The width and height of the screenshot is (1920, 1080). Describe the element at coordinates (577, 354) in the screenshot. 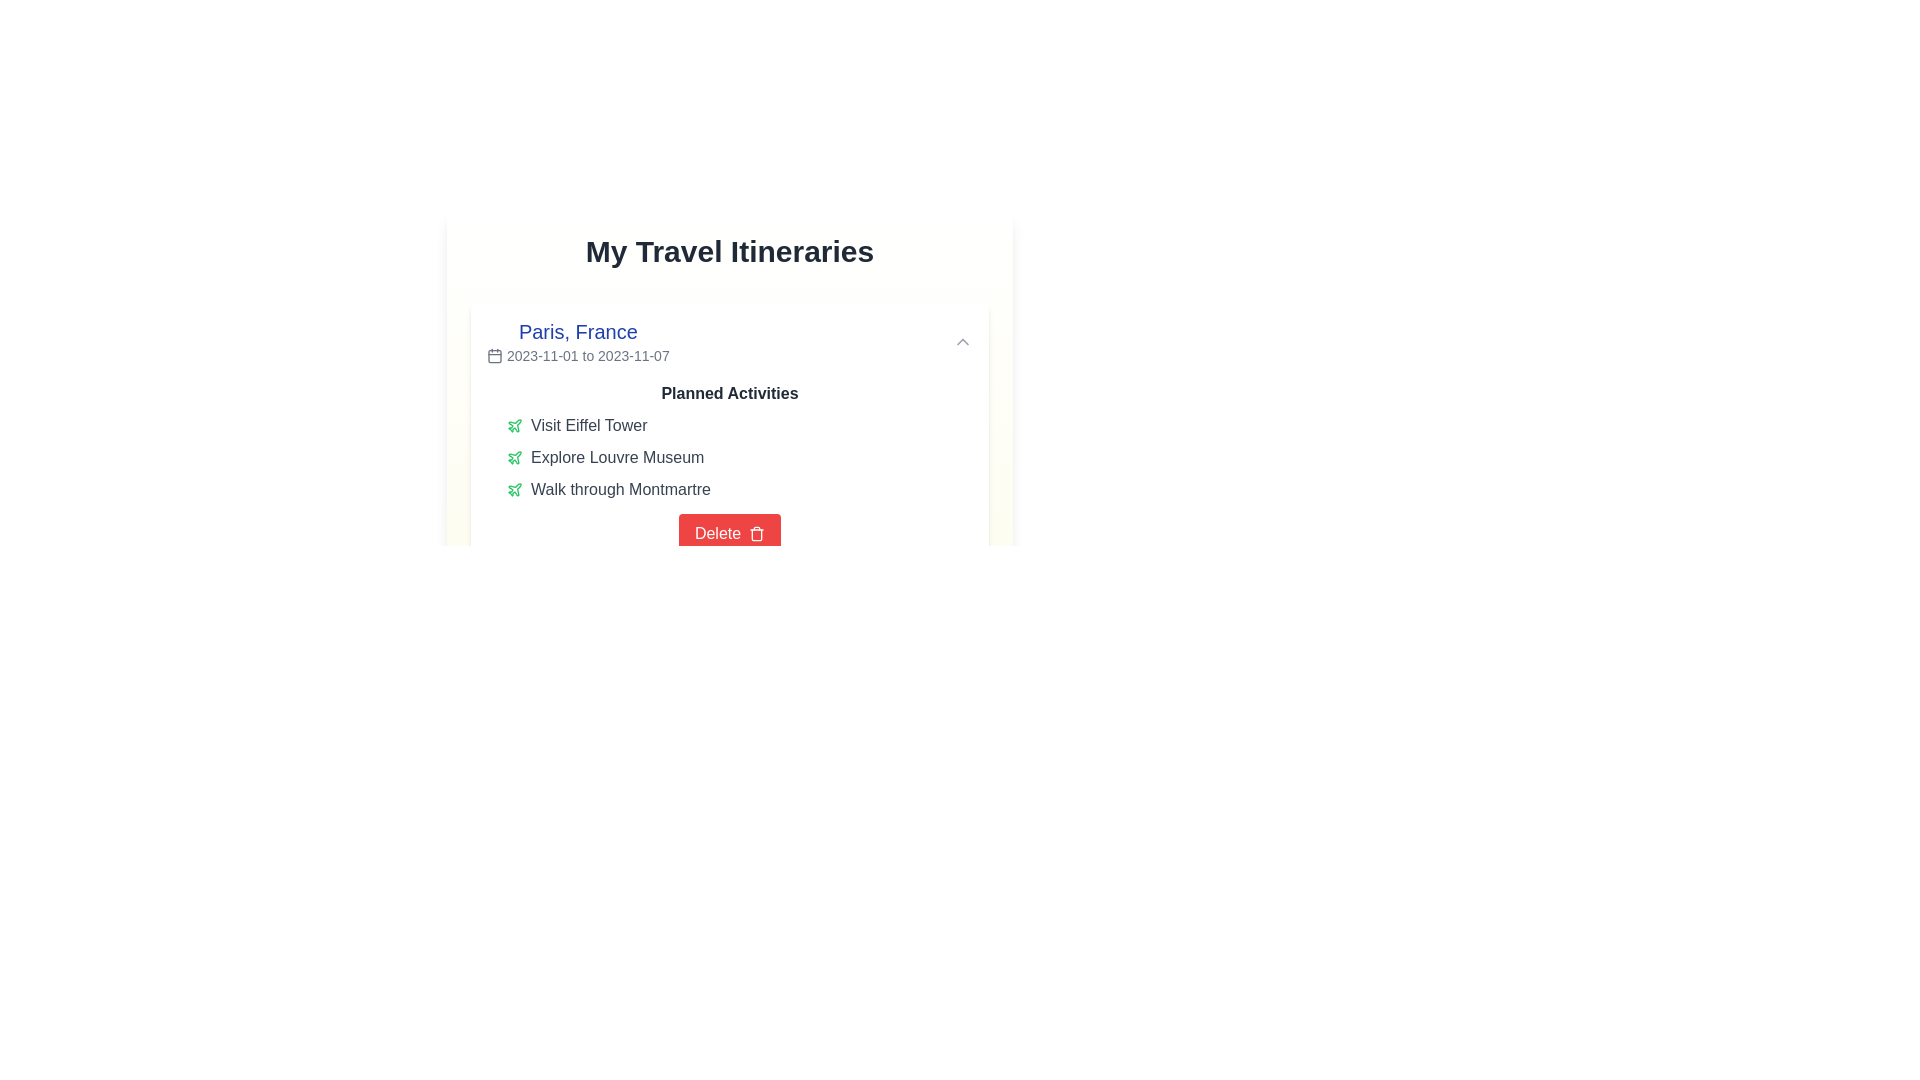

I see `displayed date range from the small text label with a gray color, located beneath the 'Paris, France' label in the 'My Travel Itineraries' section, to the right of the calendar icon` at that location.